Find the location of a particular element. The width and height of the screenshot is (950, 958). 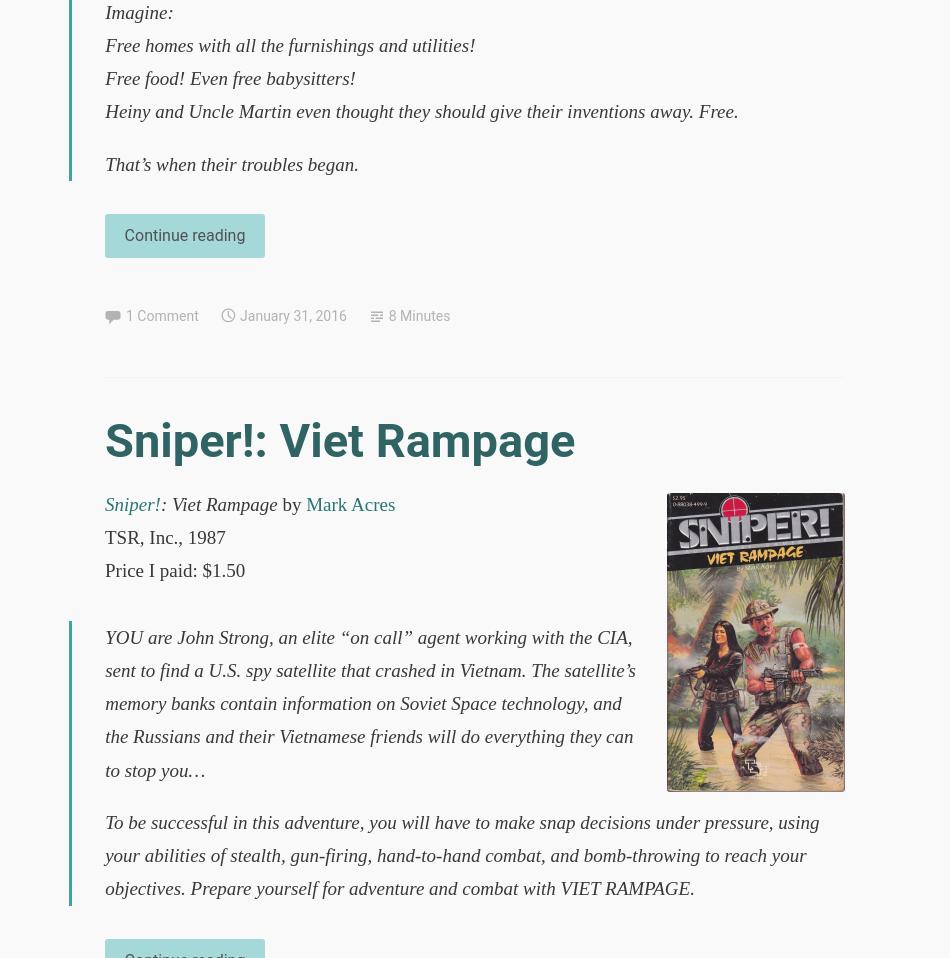

'1 Comment' is located at coordinates (161, 314).